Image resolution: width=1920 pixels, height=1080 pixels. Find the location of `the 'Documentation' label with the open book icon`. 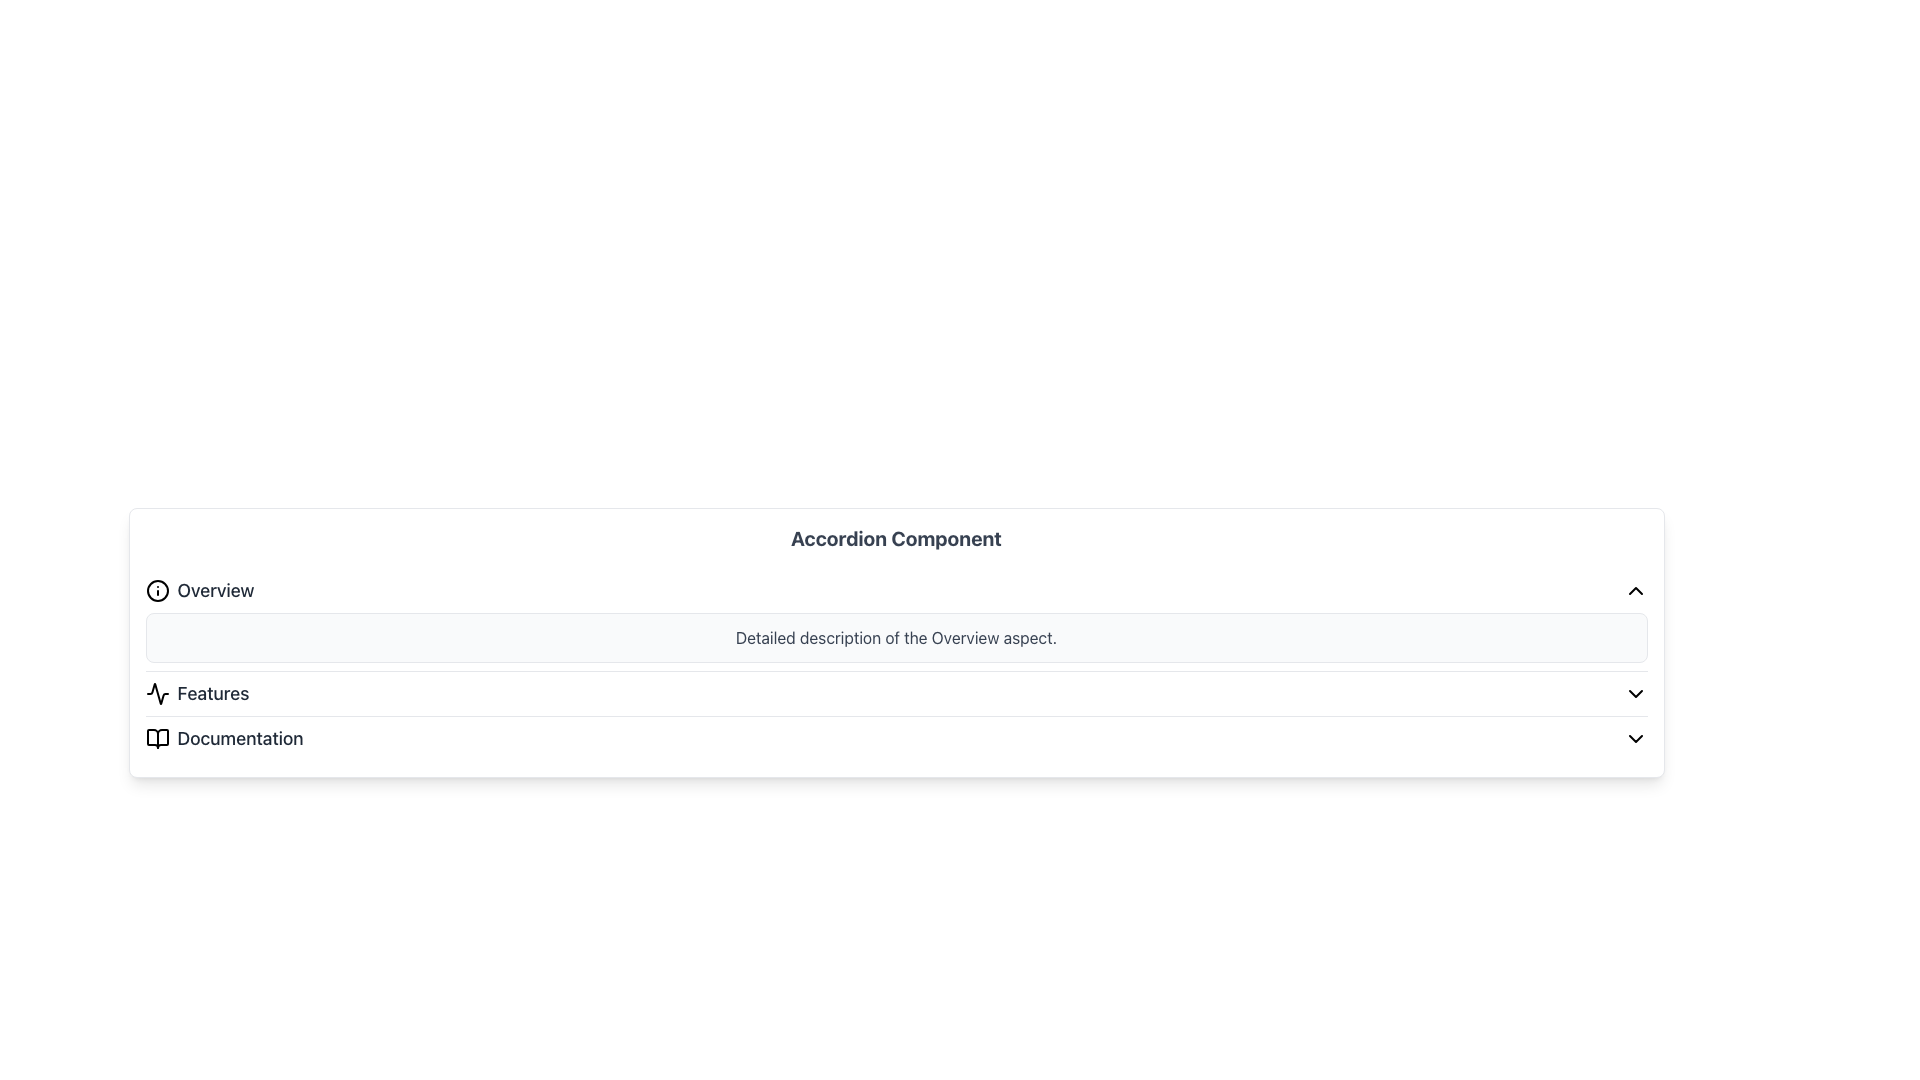

the 'Documentation' label with the open book icon is located at coordinates (224, 739).